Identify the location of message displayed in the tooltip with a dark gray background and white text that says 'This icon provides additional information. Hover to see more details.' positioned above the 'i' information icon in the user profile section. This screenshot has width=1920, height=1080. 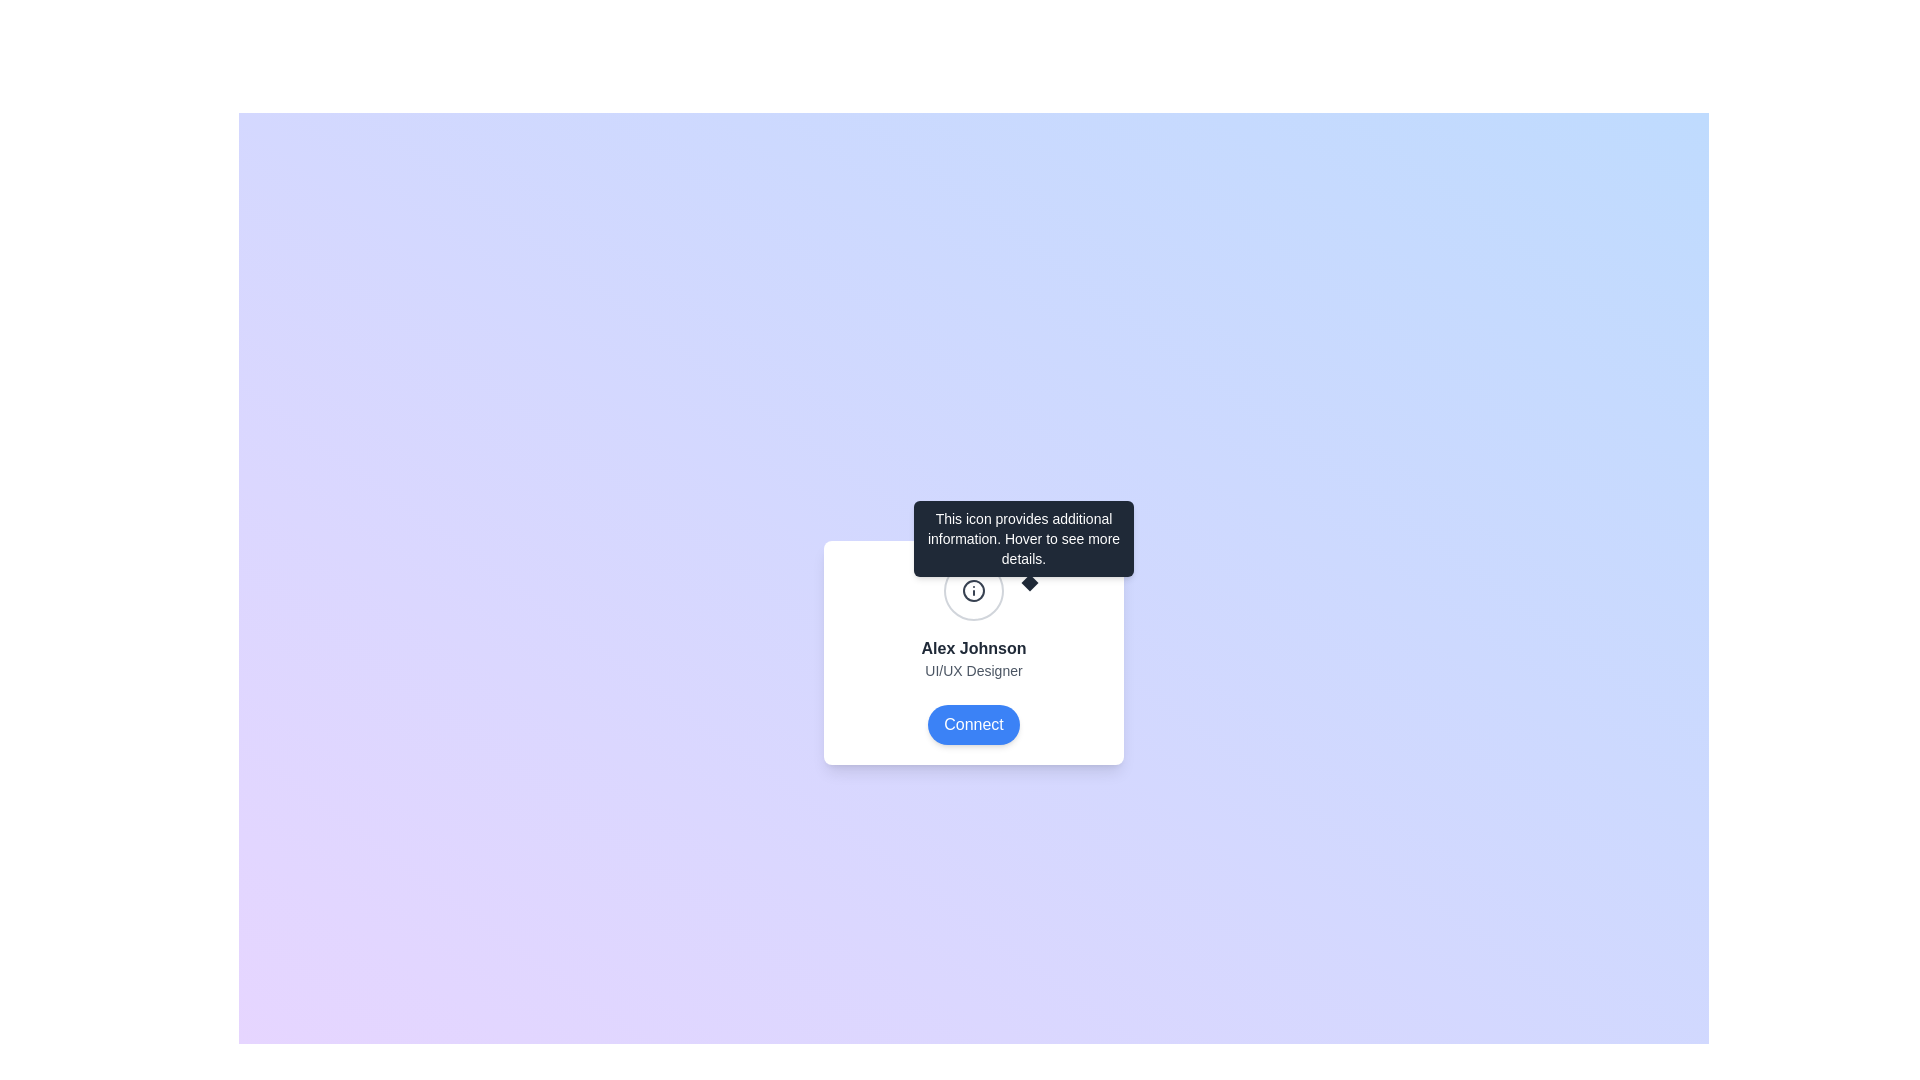
(1023, 538).